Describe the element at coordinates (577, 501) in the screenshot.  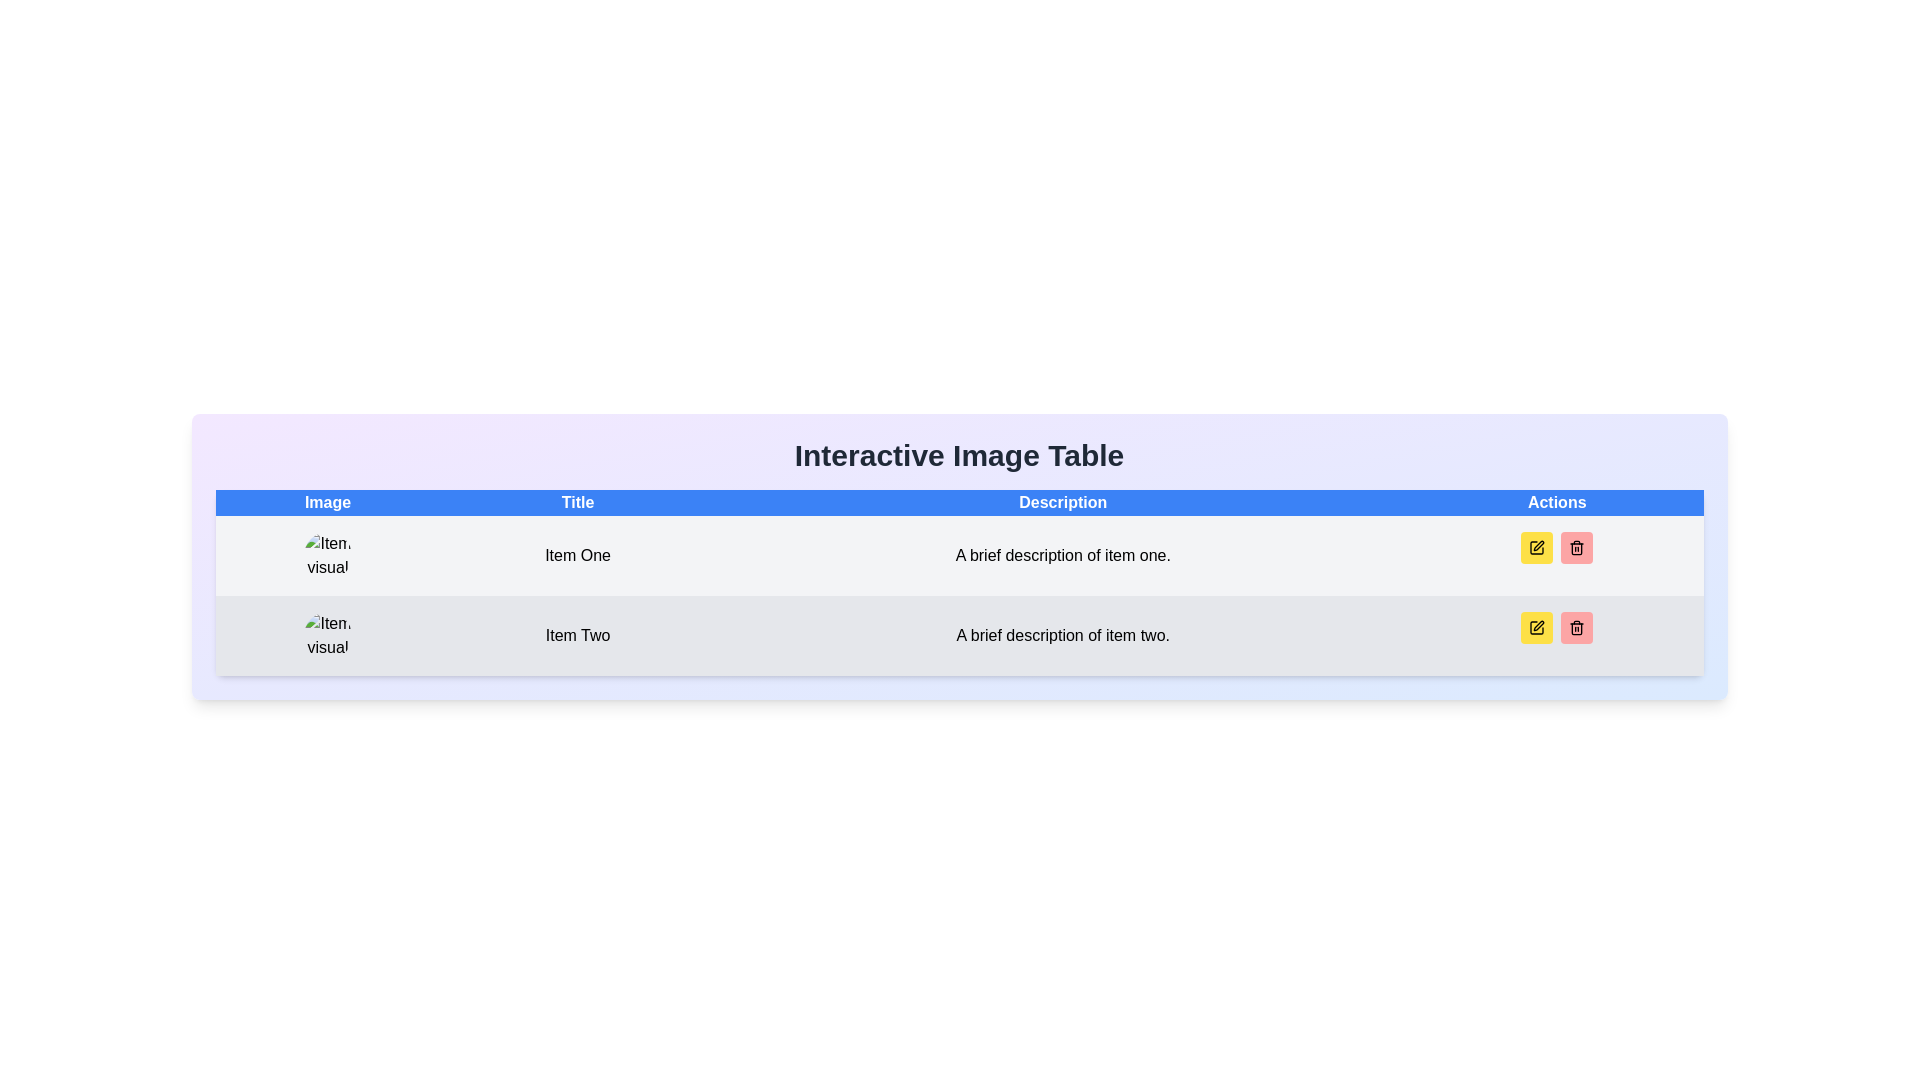
I see `the 'Title' column header text label which is located in the second position from the left in the header row of the table, directly to the right of the 'Image' label and to the left of the 'Description' label` at that location.